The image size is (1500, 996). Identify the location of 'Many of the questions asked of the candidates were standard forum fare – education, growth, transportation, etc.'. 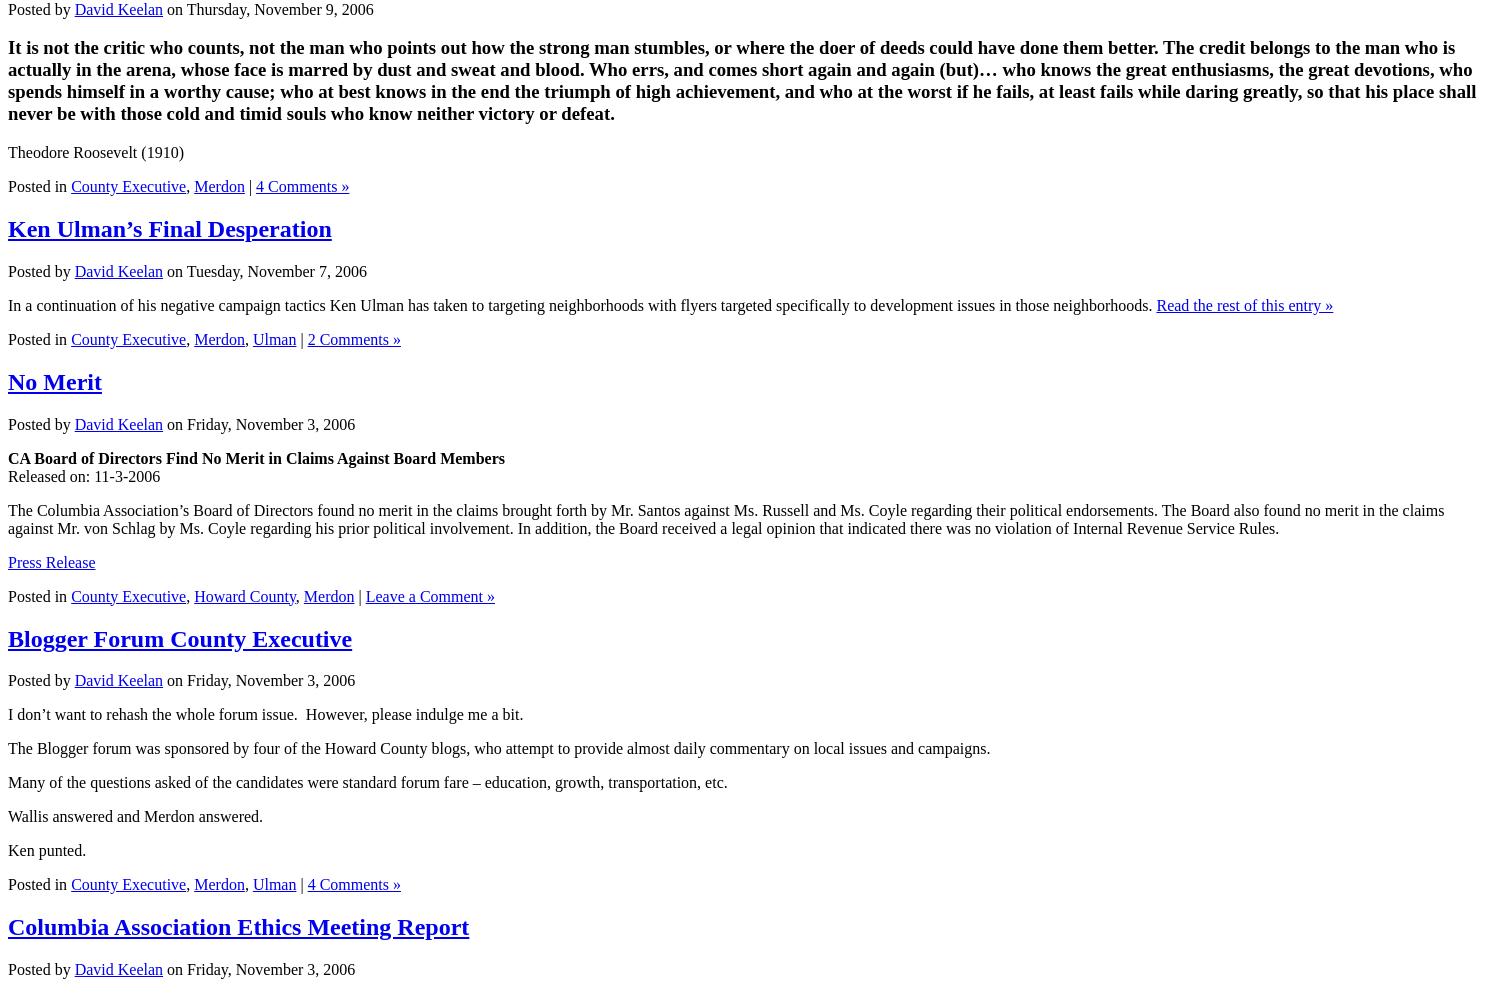
(7, 782).